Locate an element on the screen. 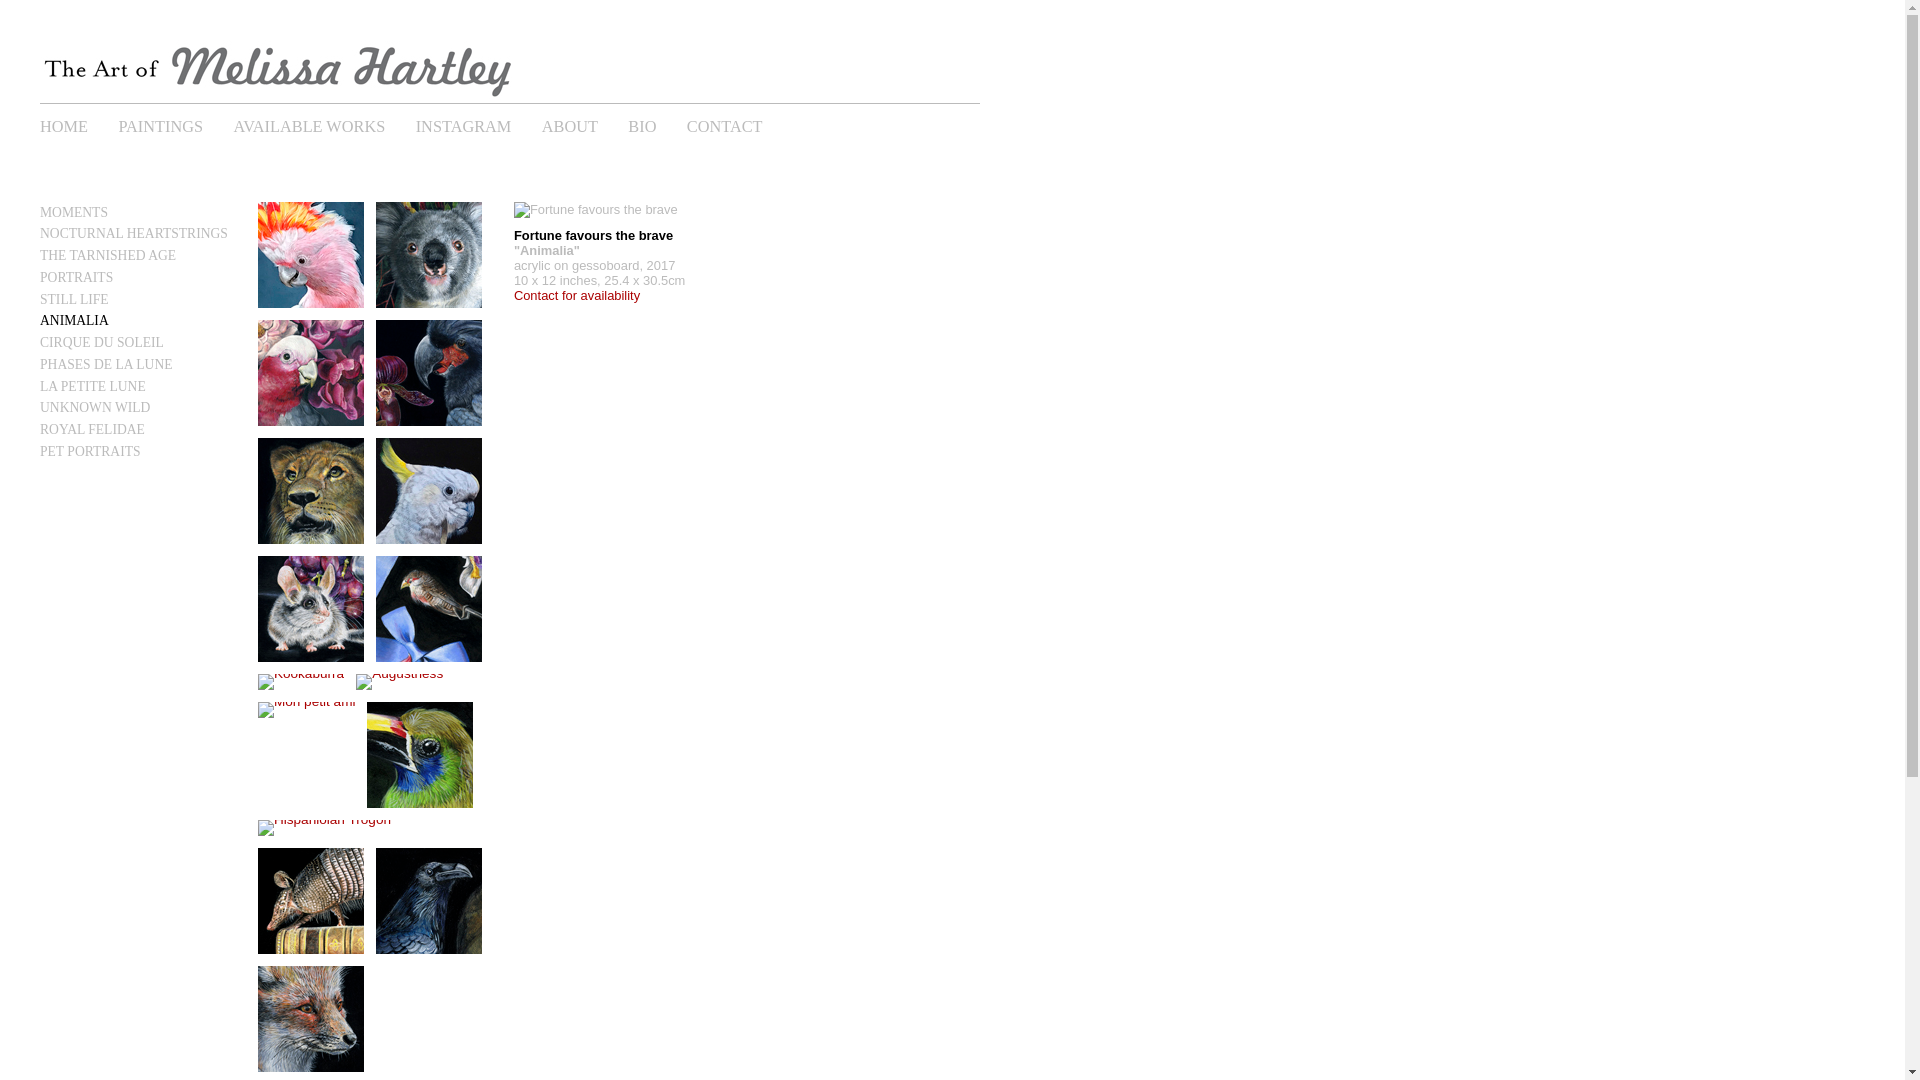 Image resolution: width=1920 pixels, height=1080 pixels. 'STILL LIFE' is located at coordinates (39, 299).